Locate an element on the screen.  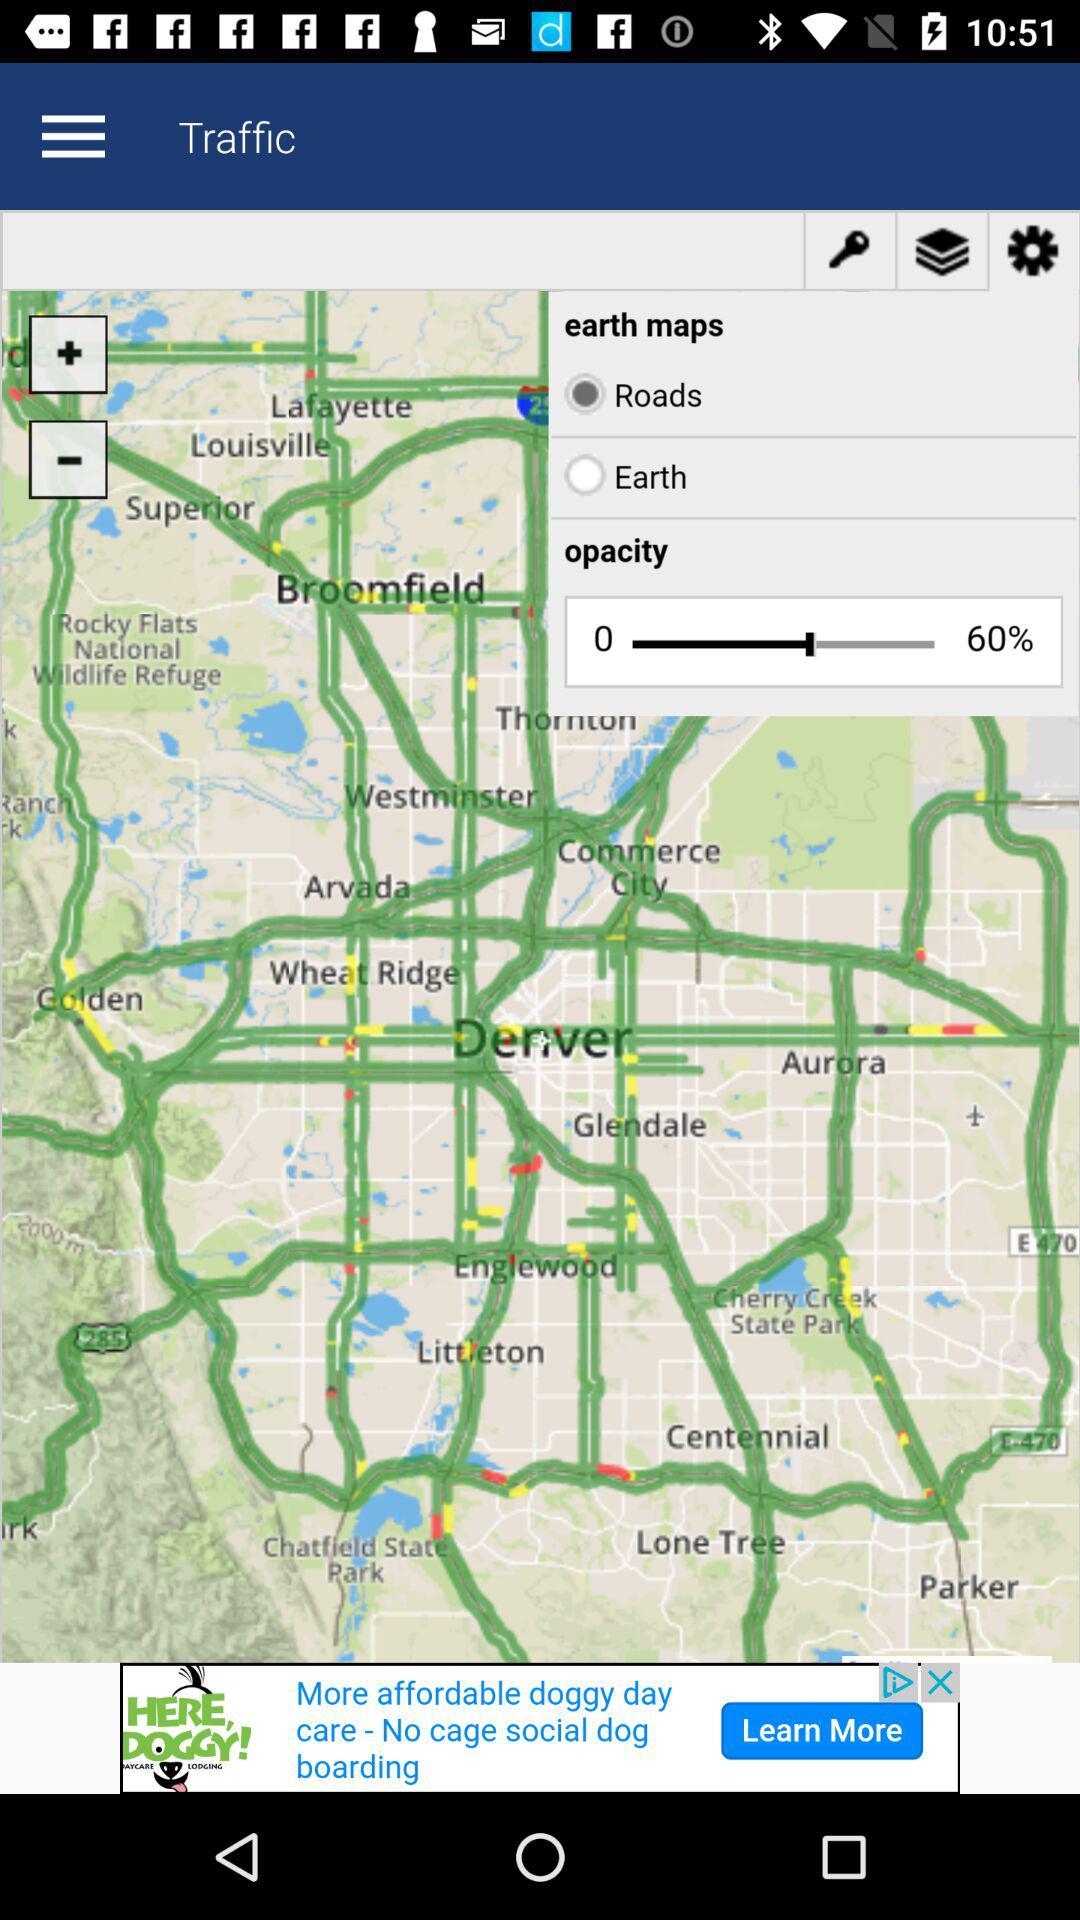
search of the option is located at coordinates (72, 135).